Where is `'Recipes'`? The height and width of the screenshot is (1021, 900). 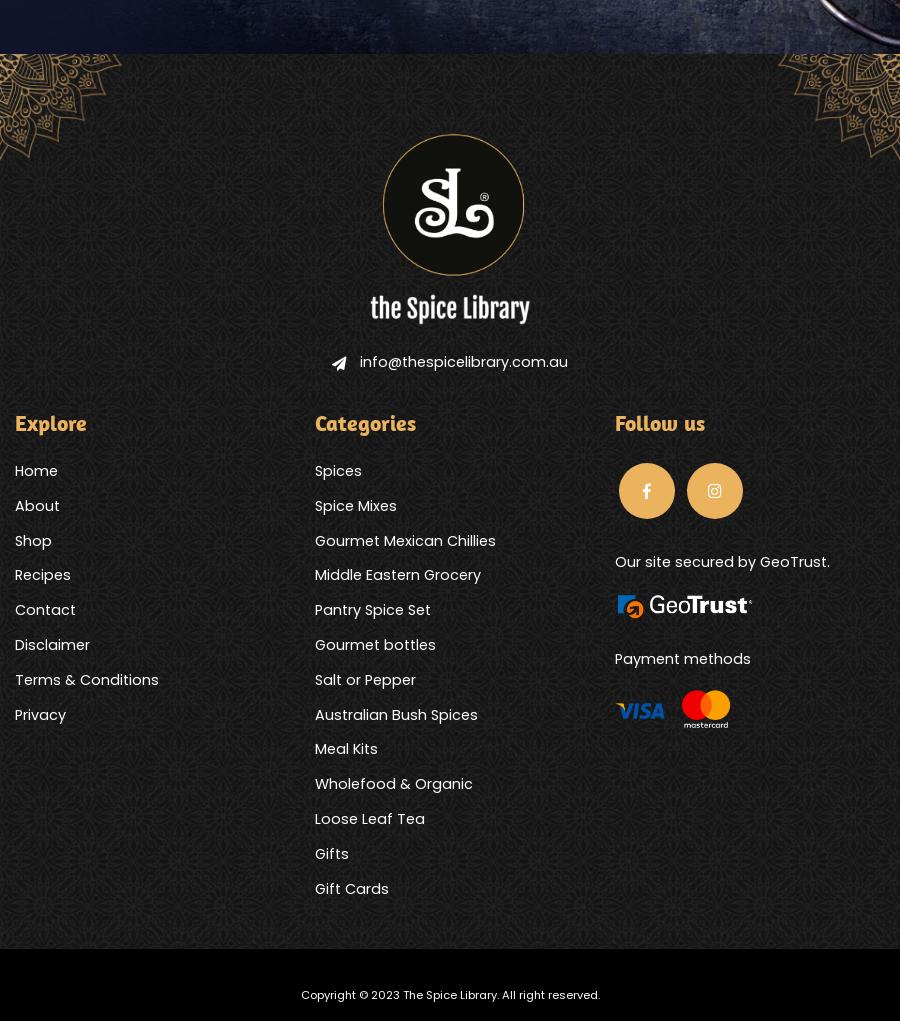
'Recipes' is located at coordinates (42, 574).